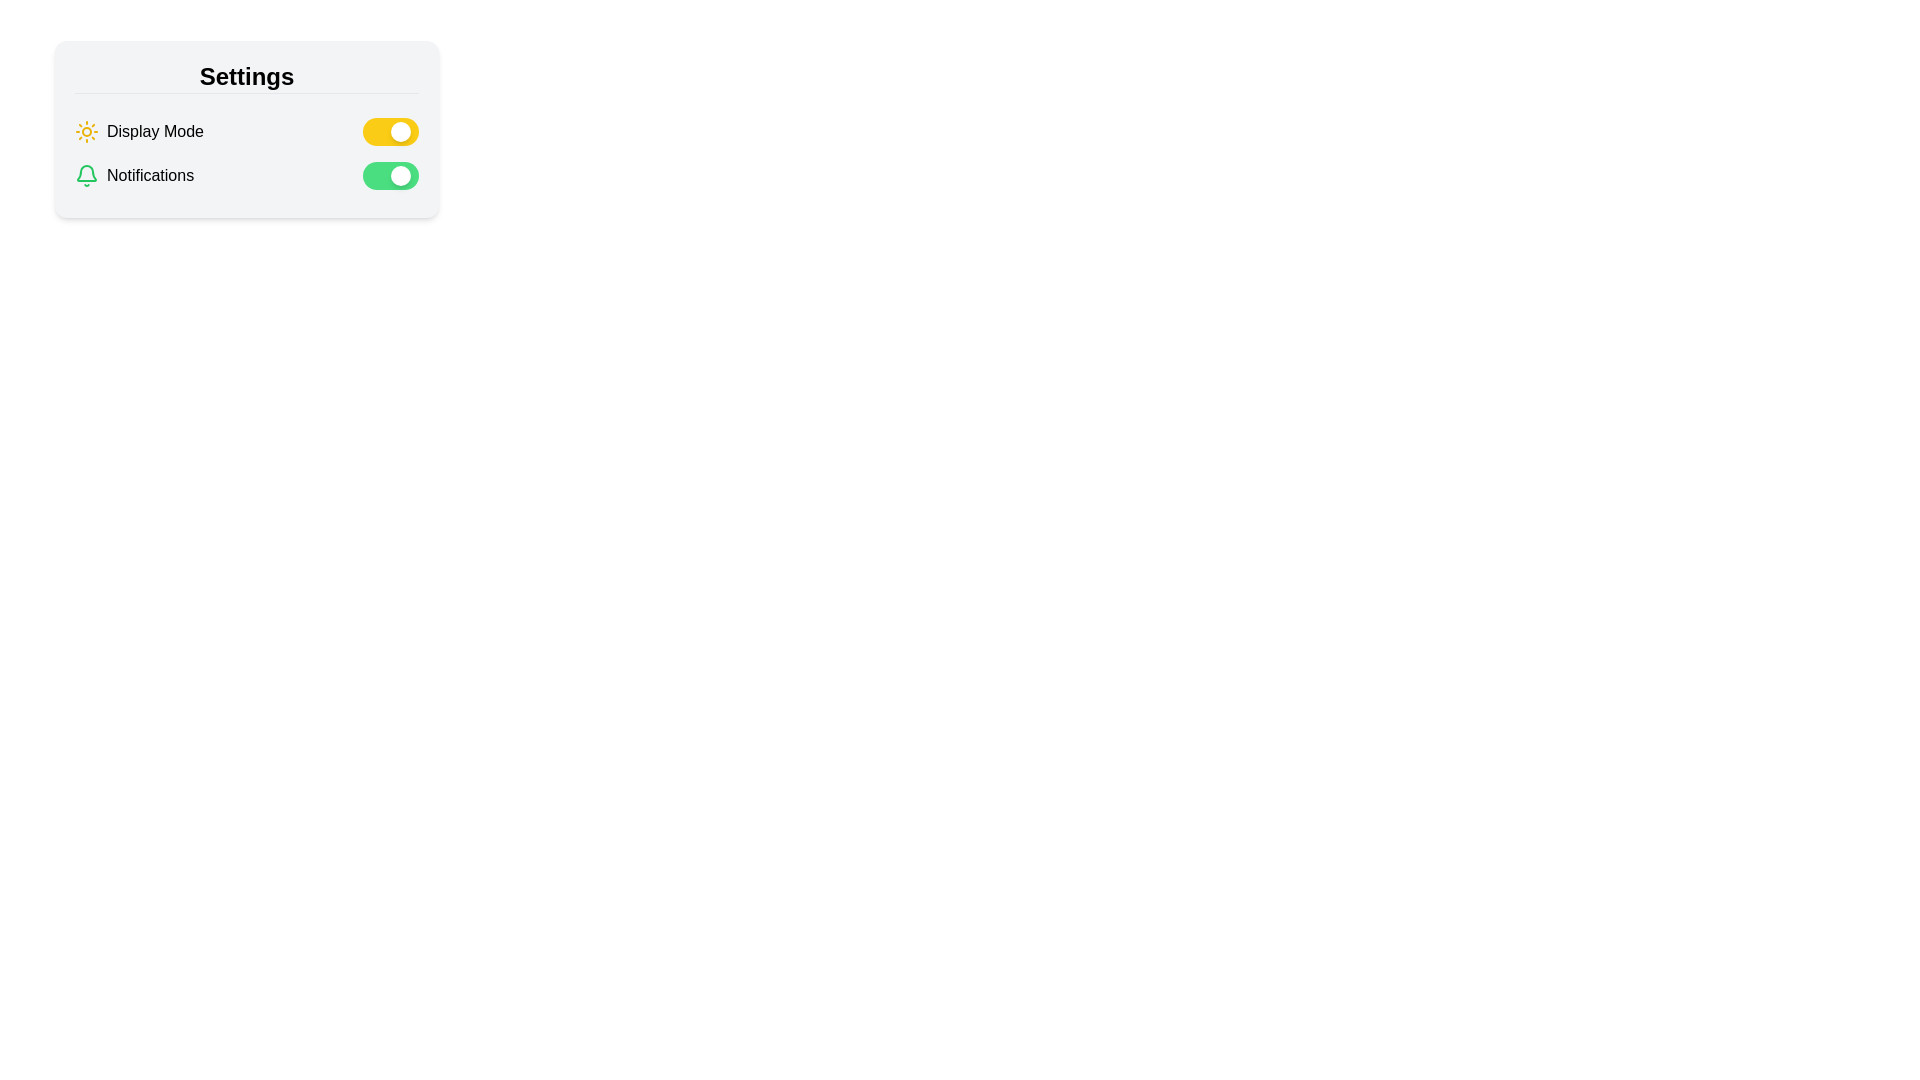  I want to click on the circular toggle indicator for the 'Display Mode' setting in the settings menu, so click(400, 131).